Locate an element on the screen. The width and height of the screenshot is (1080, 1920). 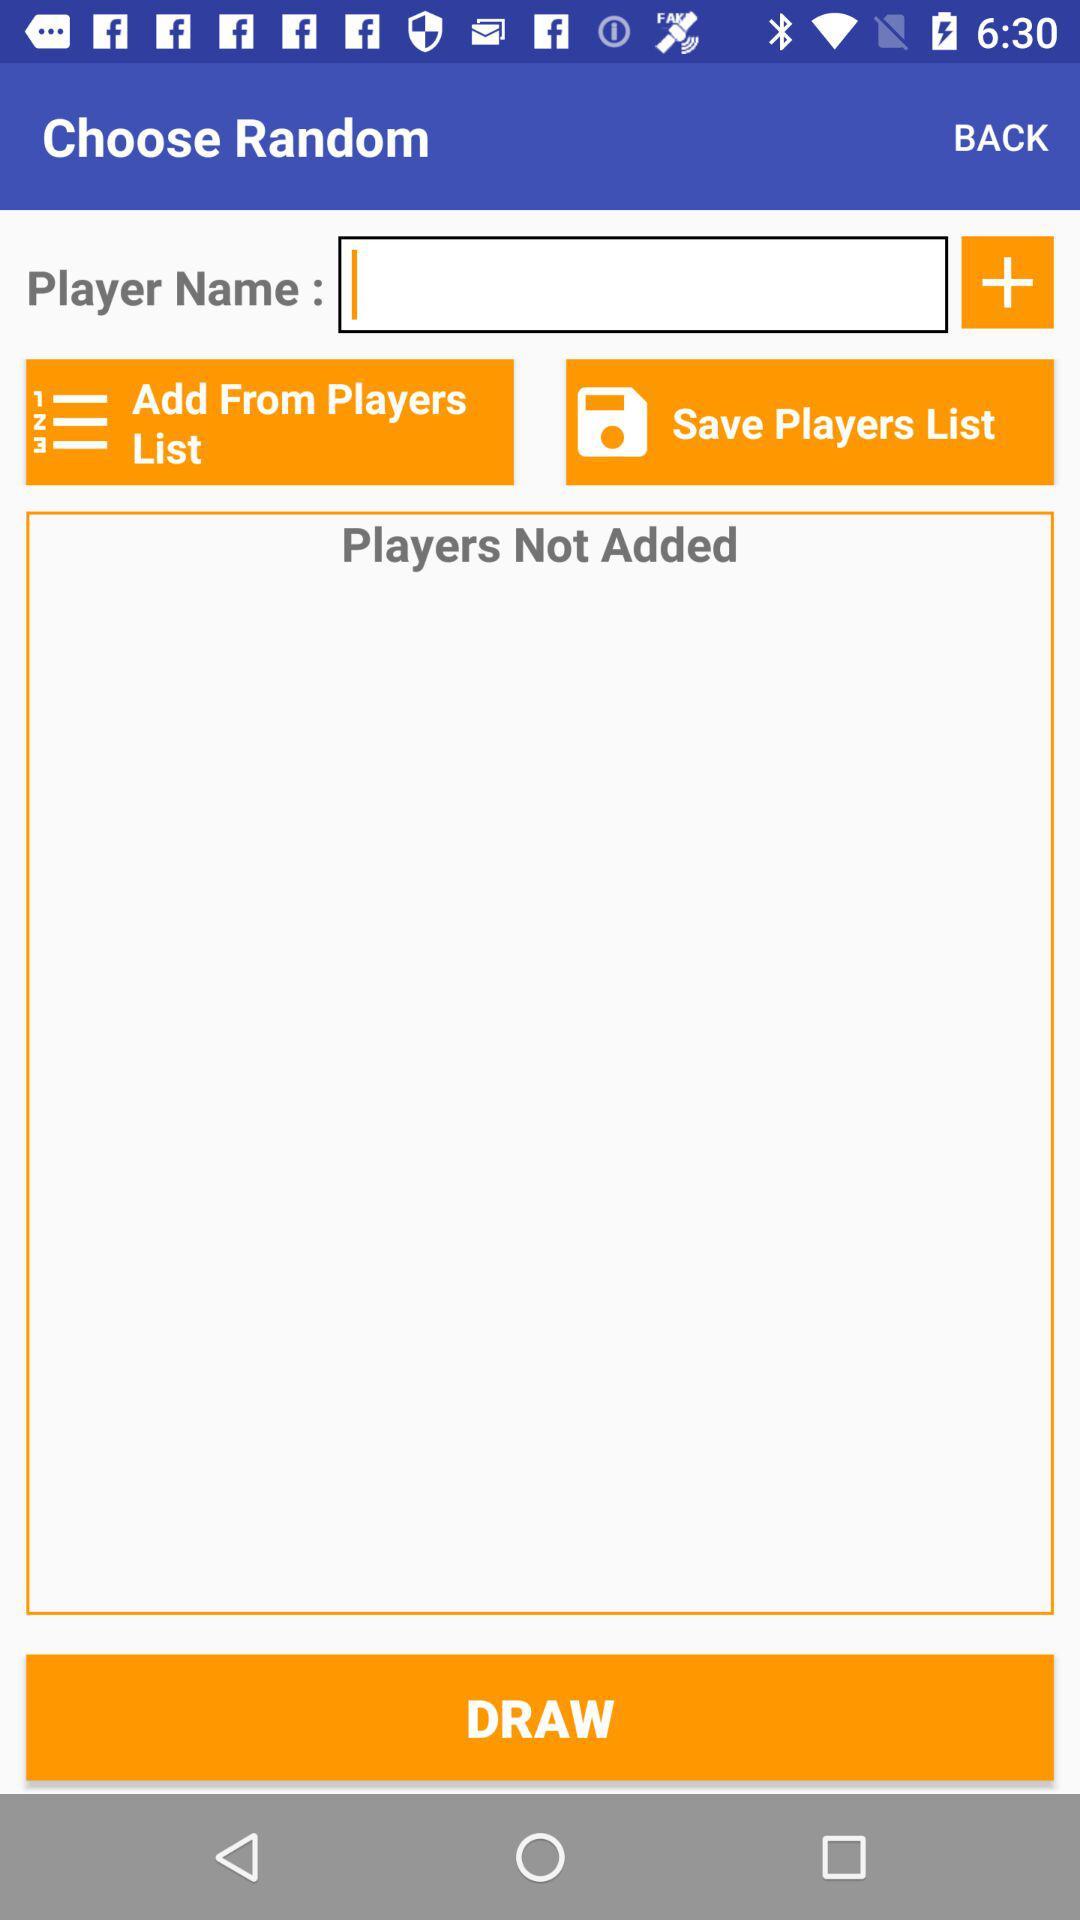
the name box is located at coordinates (643, 283).